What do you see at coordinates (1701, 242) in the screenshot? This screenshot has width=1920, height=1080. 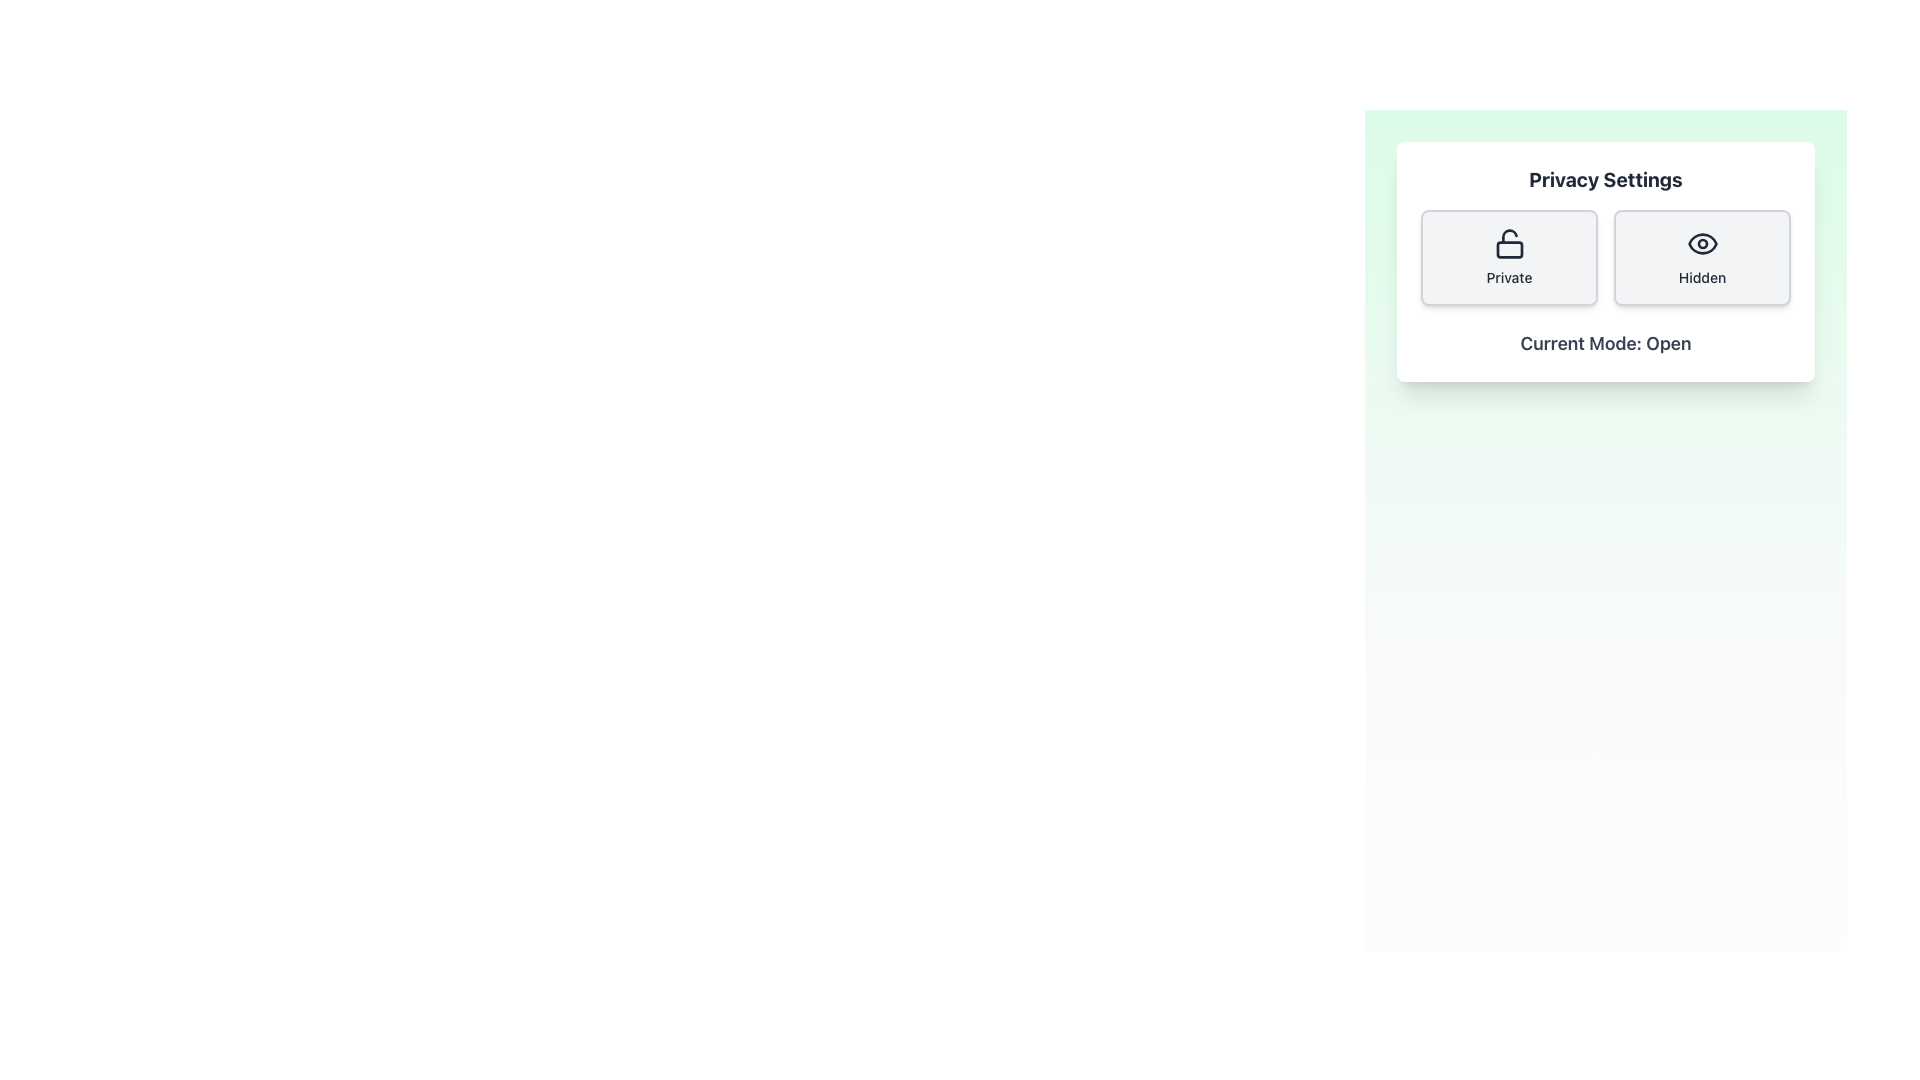 I see `the eye icon in the privacy settings panel` at bounding box center [1701, 242].